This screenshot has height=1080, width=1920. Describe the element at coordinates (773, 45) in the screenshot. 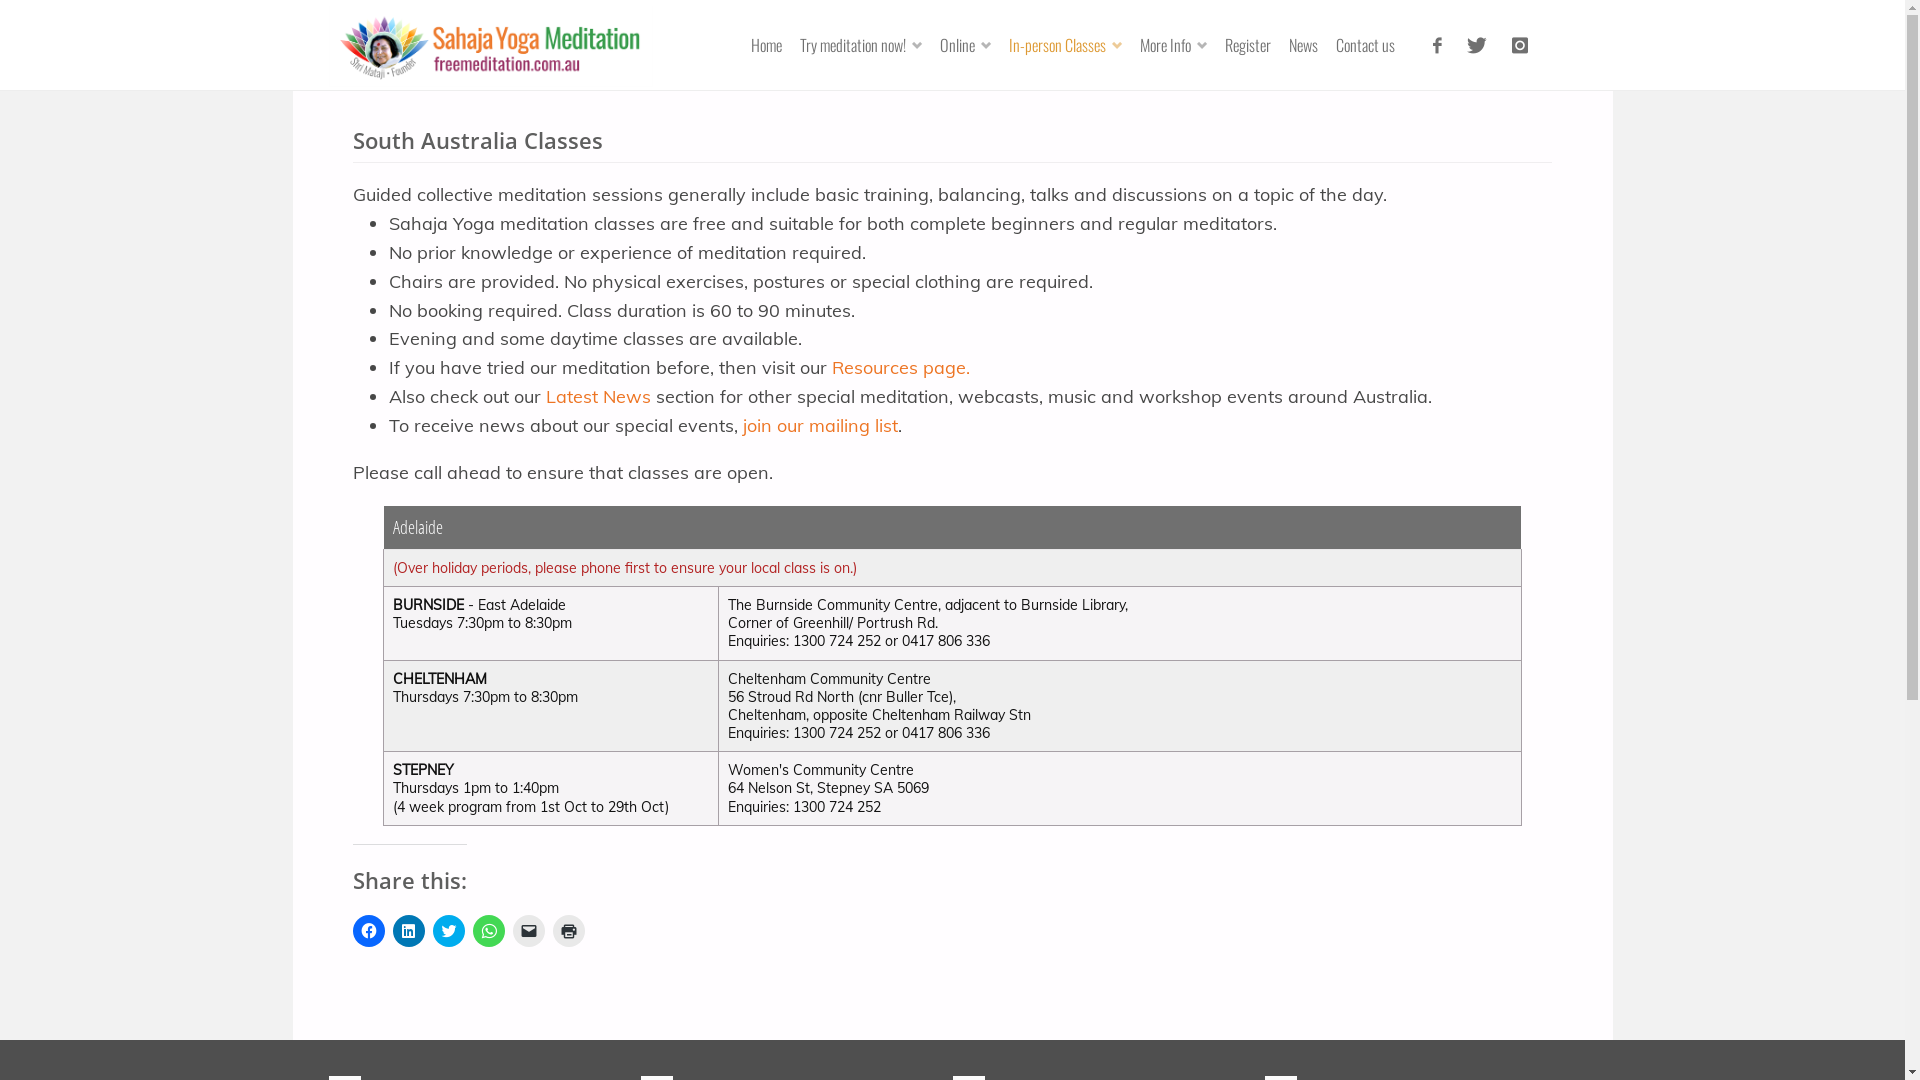

I see `'Home'` at that location.